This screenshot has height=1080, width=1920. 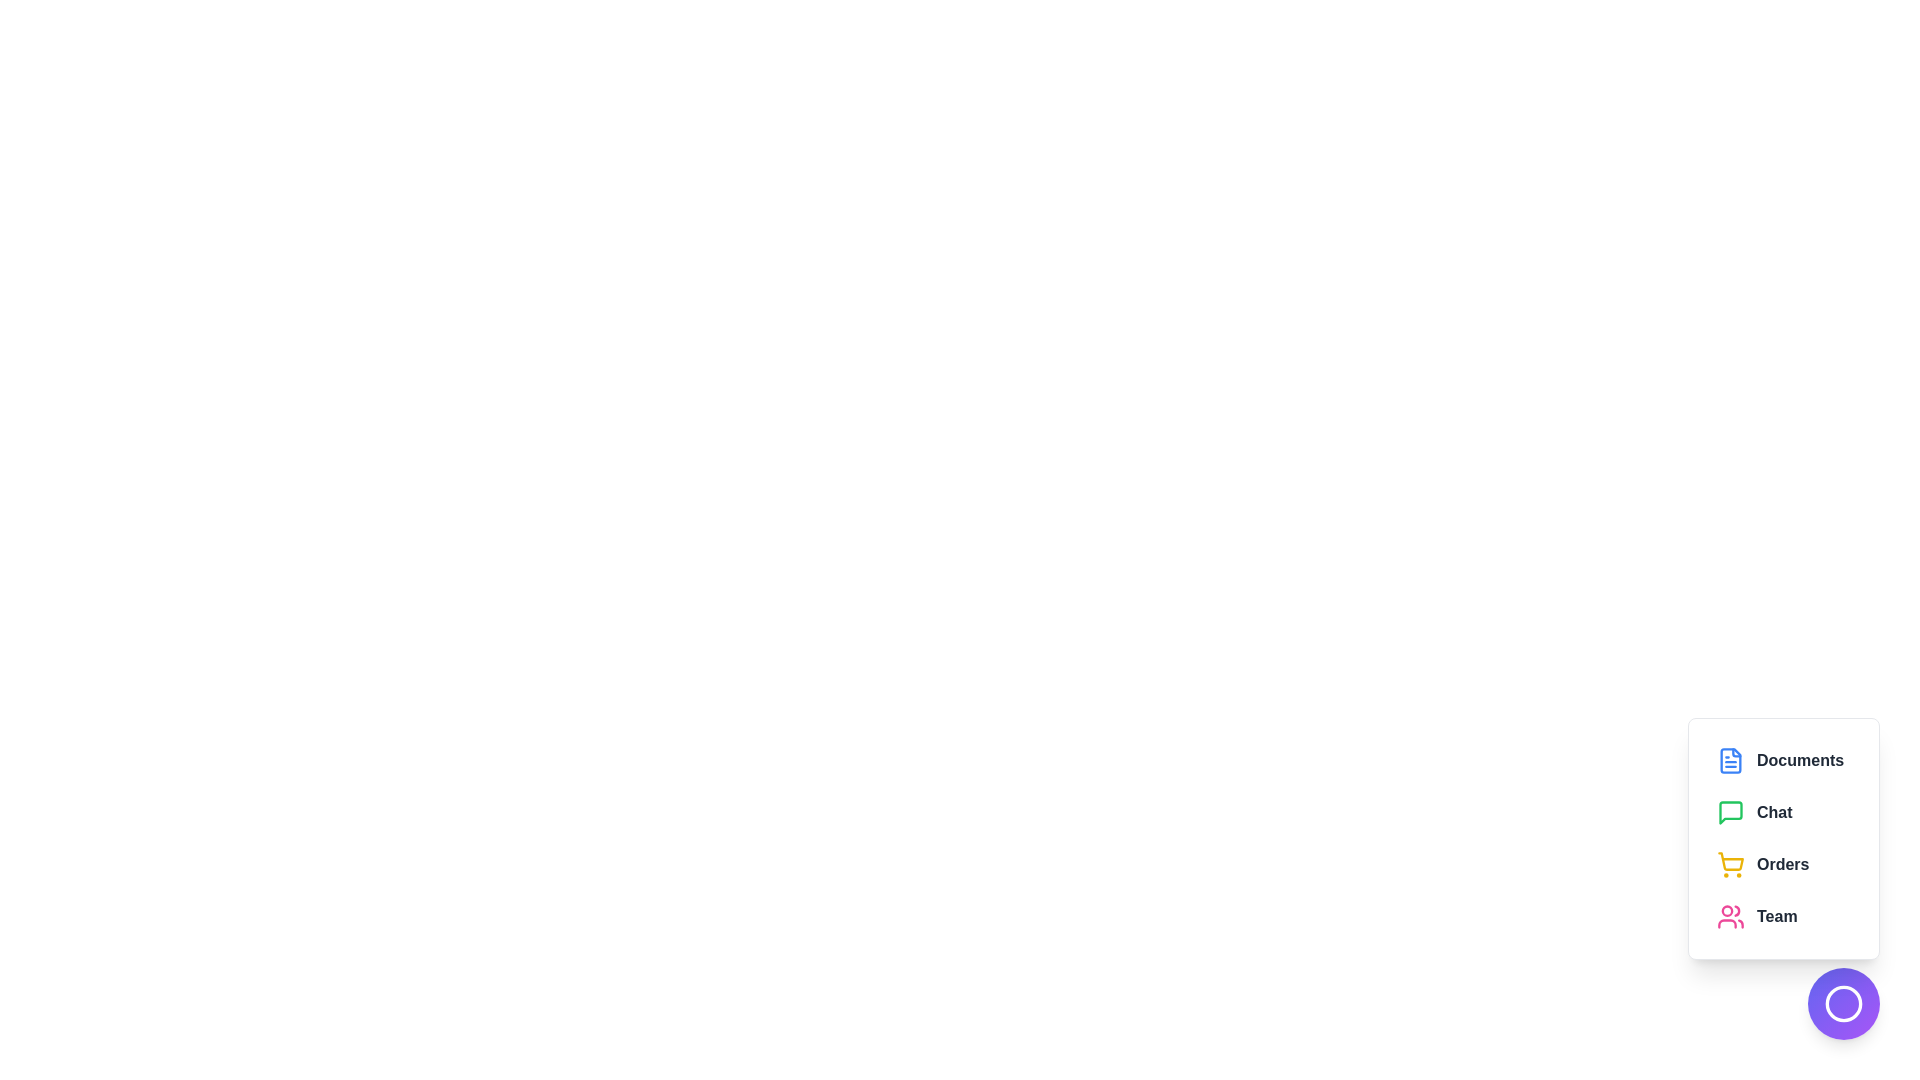 I want to click on the menu item Documents from the EnhancedSpeedDial component, so click(x=1784, y=760).